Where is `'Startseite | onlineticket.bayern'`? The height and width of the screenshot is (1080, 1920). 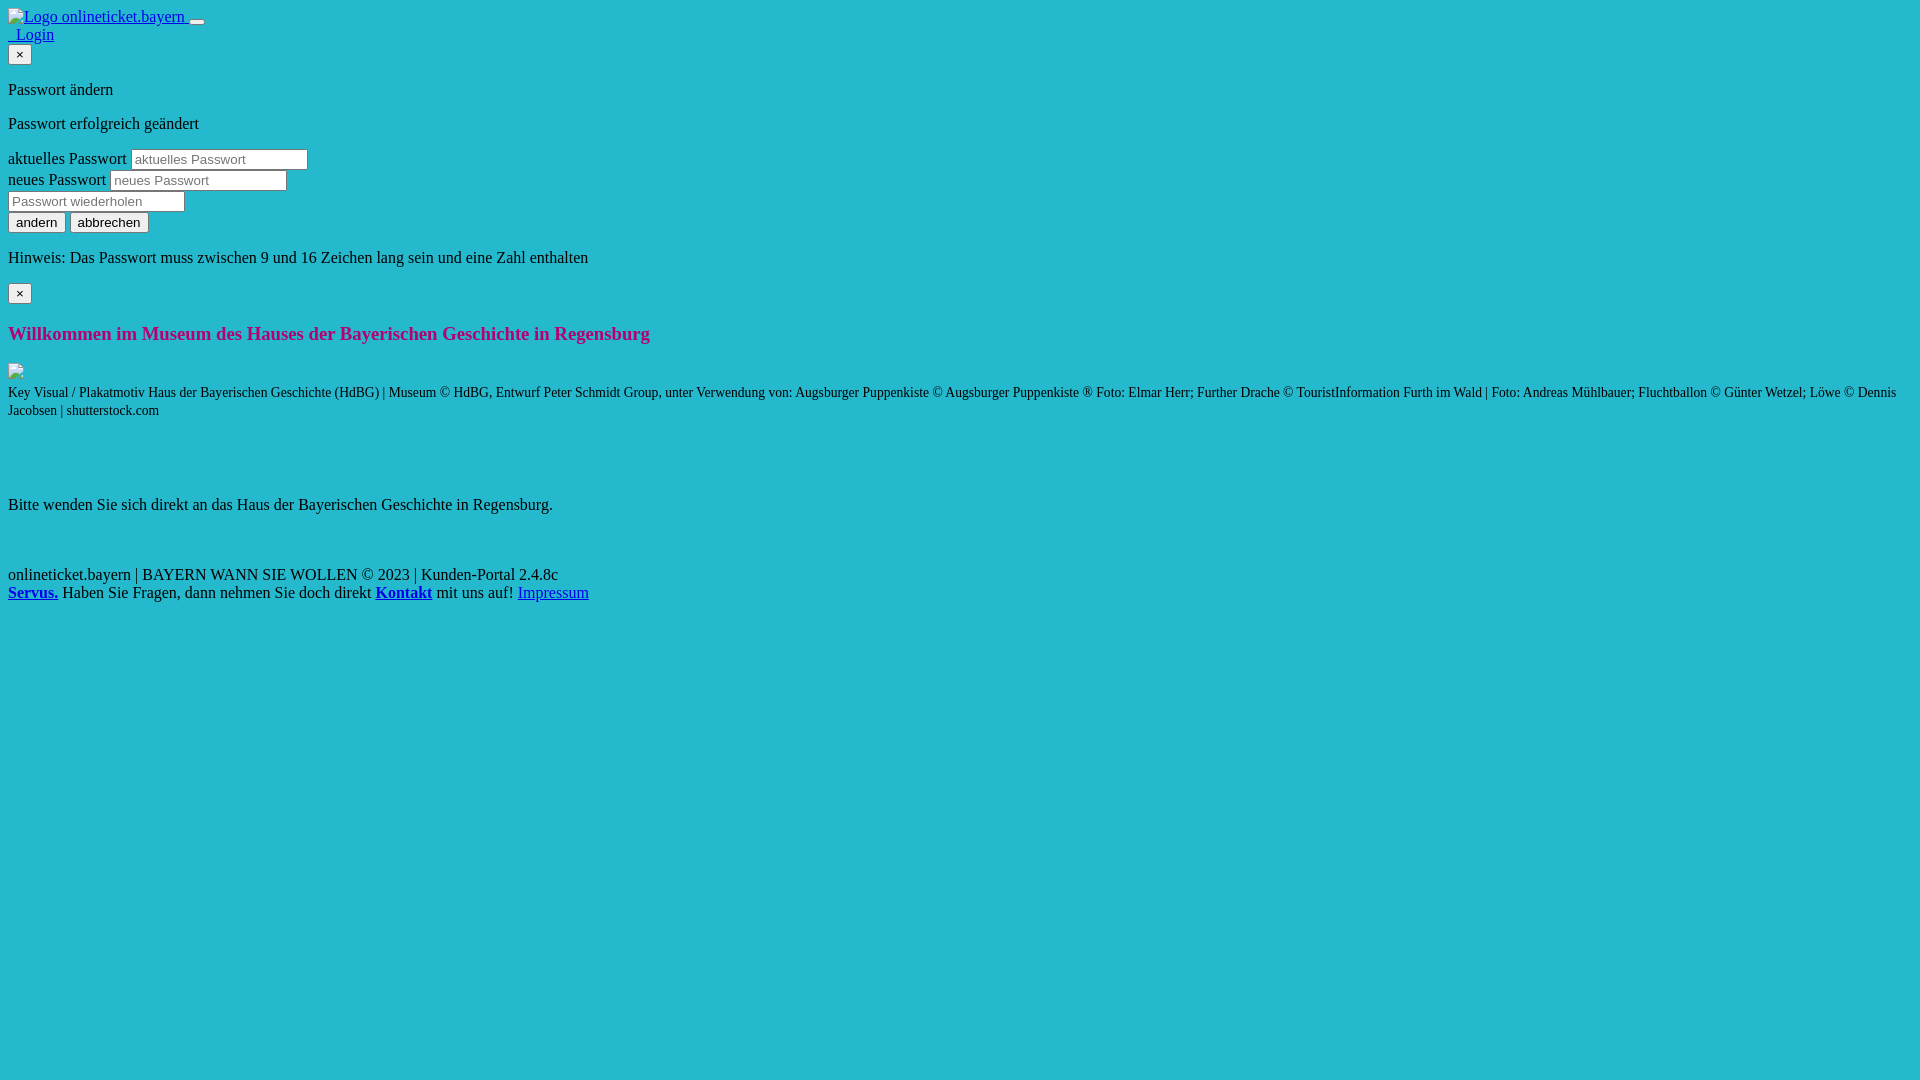 'Startseite | onlineticket.bayern' is located at coordinates (8, 16).